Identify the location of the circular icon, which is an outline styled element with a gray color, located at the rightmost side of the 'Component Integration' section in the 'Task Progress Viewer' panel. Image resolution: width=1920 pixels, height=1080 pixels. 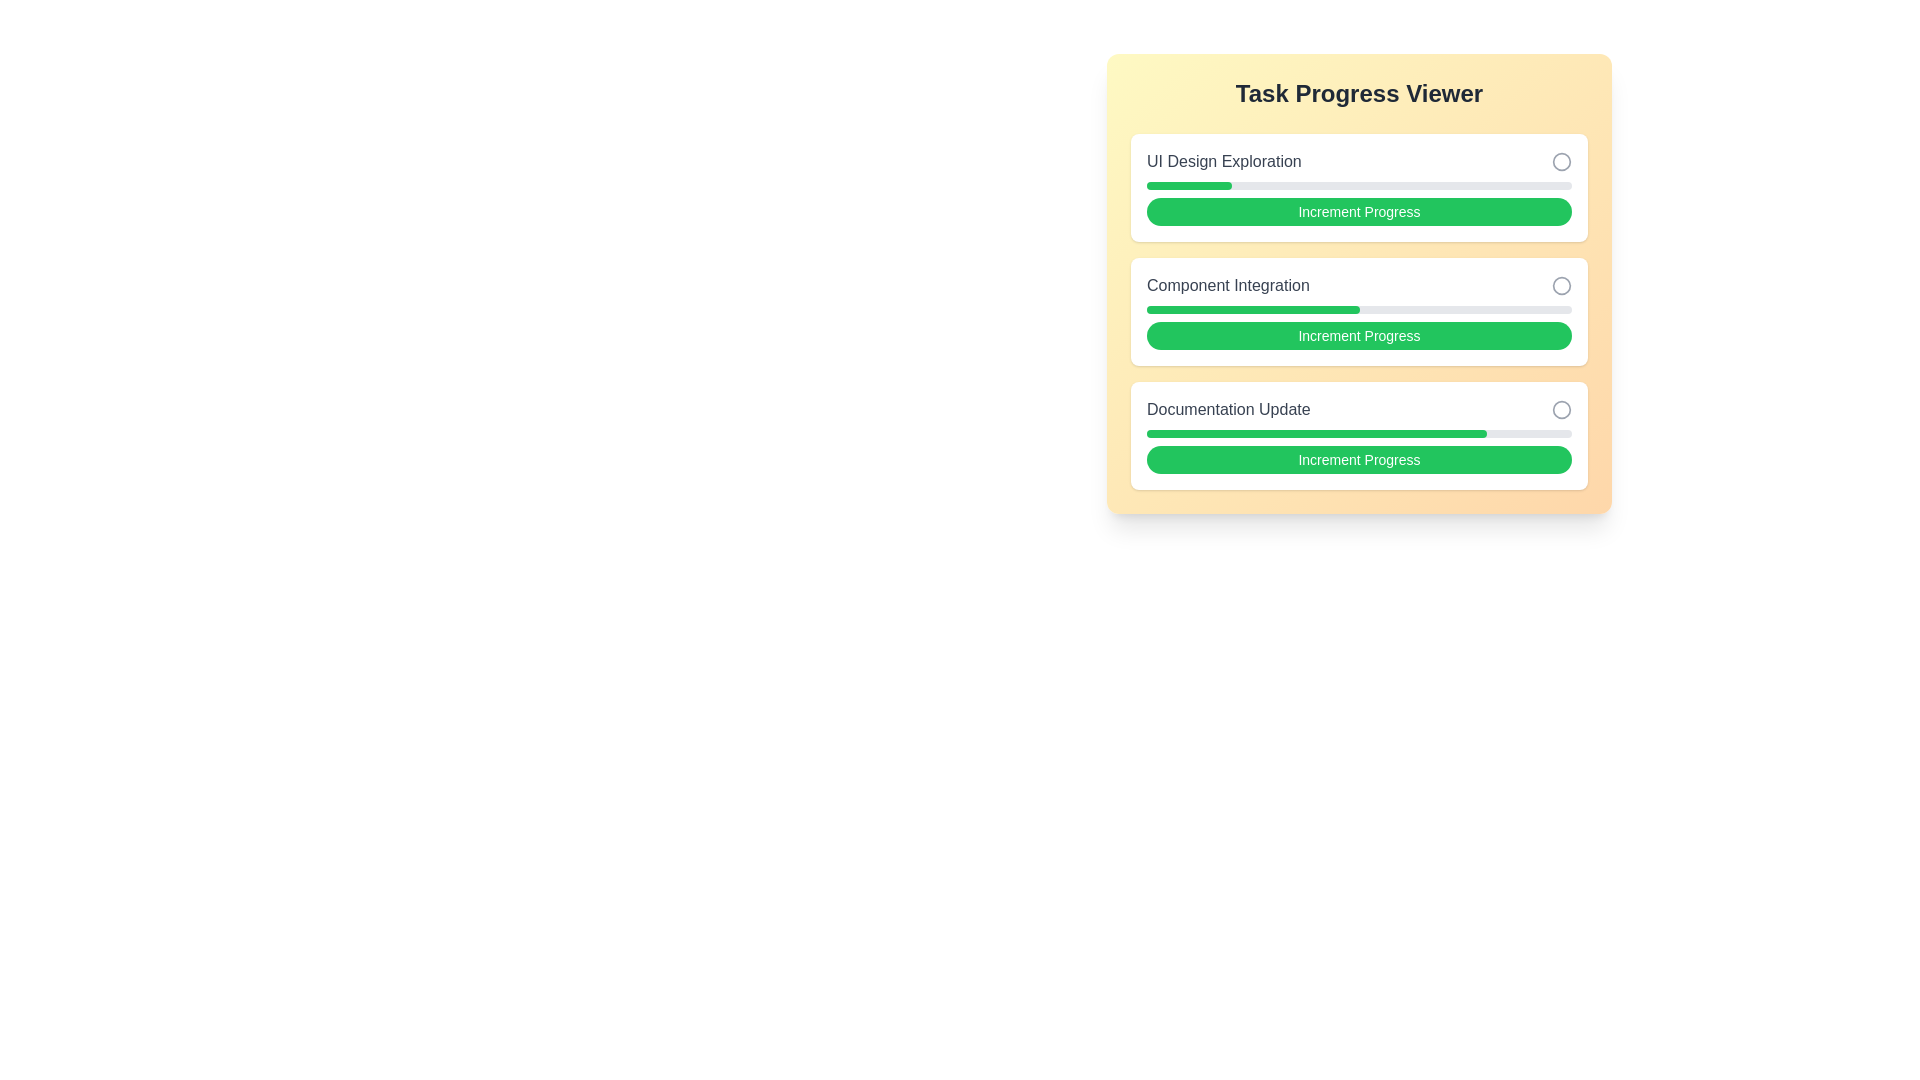
(1560, 285).